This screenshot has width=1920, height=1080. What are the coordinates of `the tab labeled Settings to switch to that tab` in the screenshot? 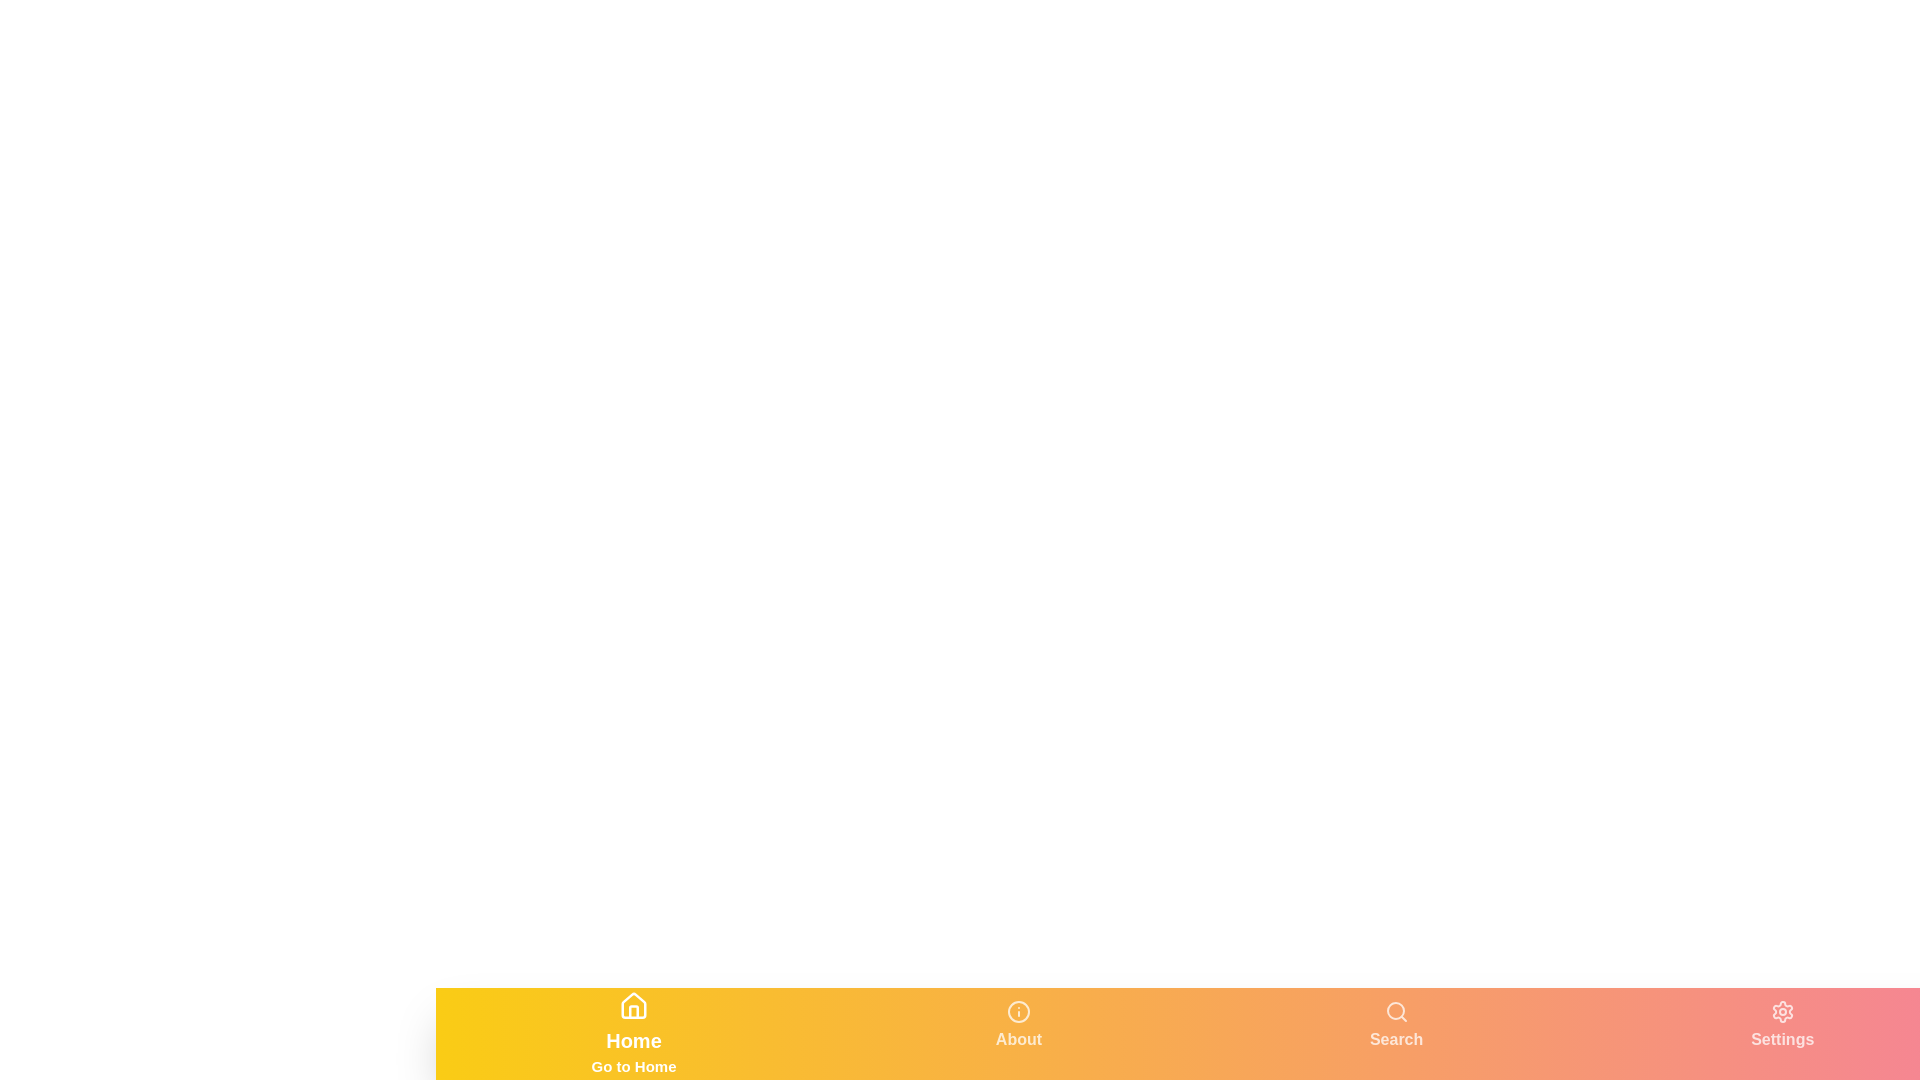 It's located at (1782, 1033).